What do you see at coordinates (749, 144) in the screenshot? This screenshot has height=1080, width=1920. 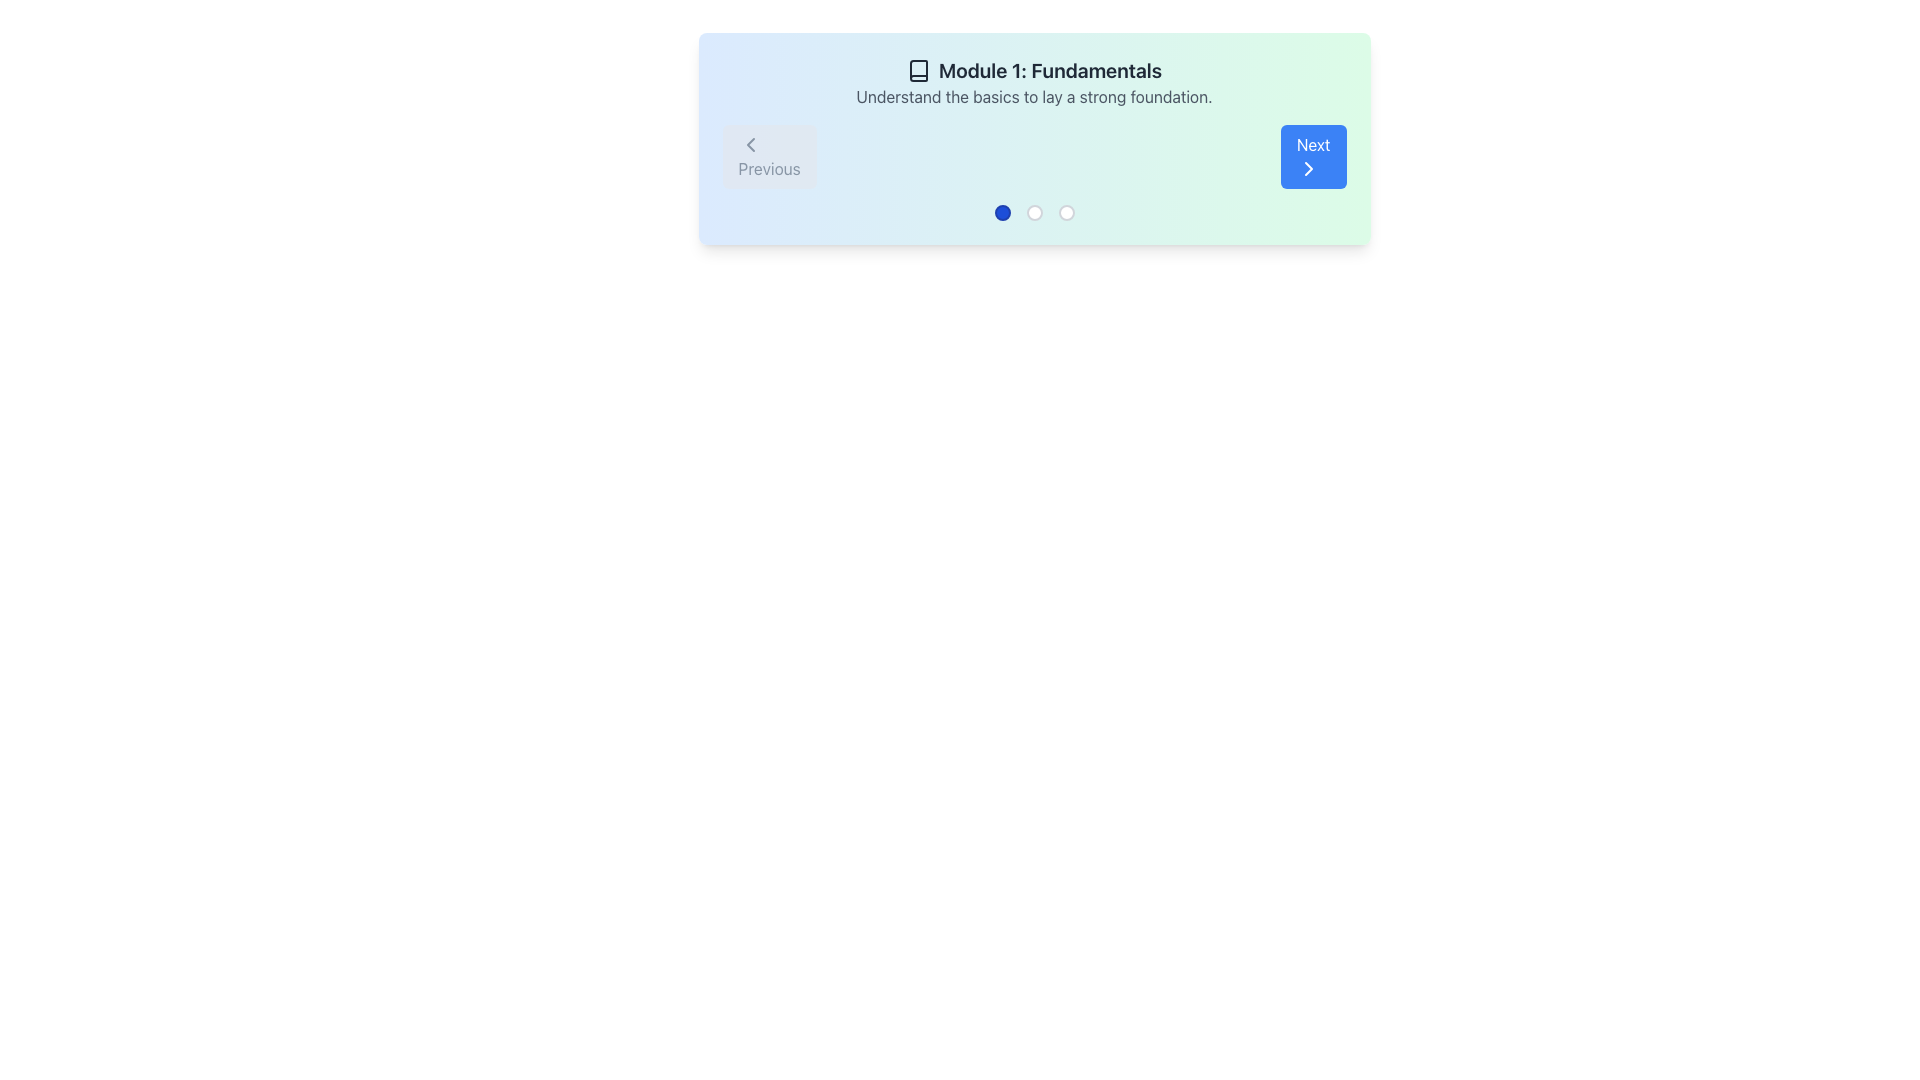 I see `the left-pointing chevron arrow icon located at the center-left of the 'Previous' button in the navigation header` at bounding box center [749, 144].